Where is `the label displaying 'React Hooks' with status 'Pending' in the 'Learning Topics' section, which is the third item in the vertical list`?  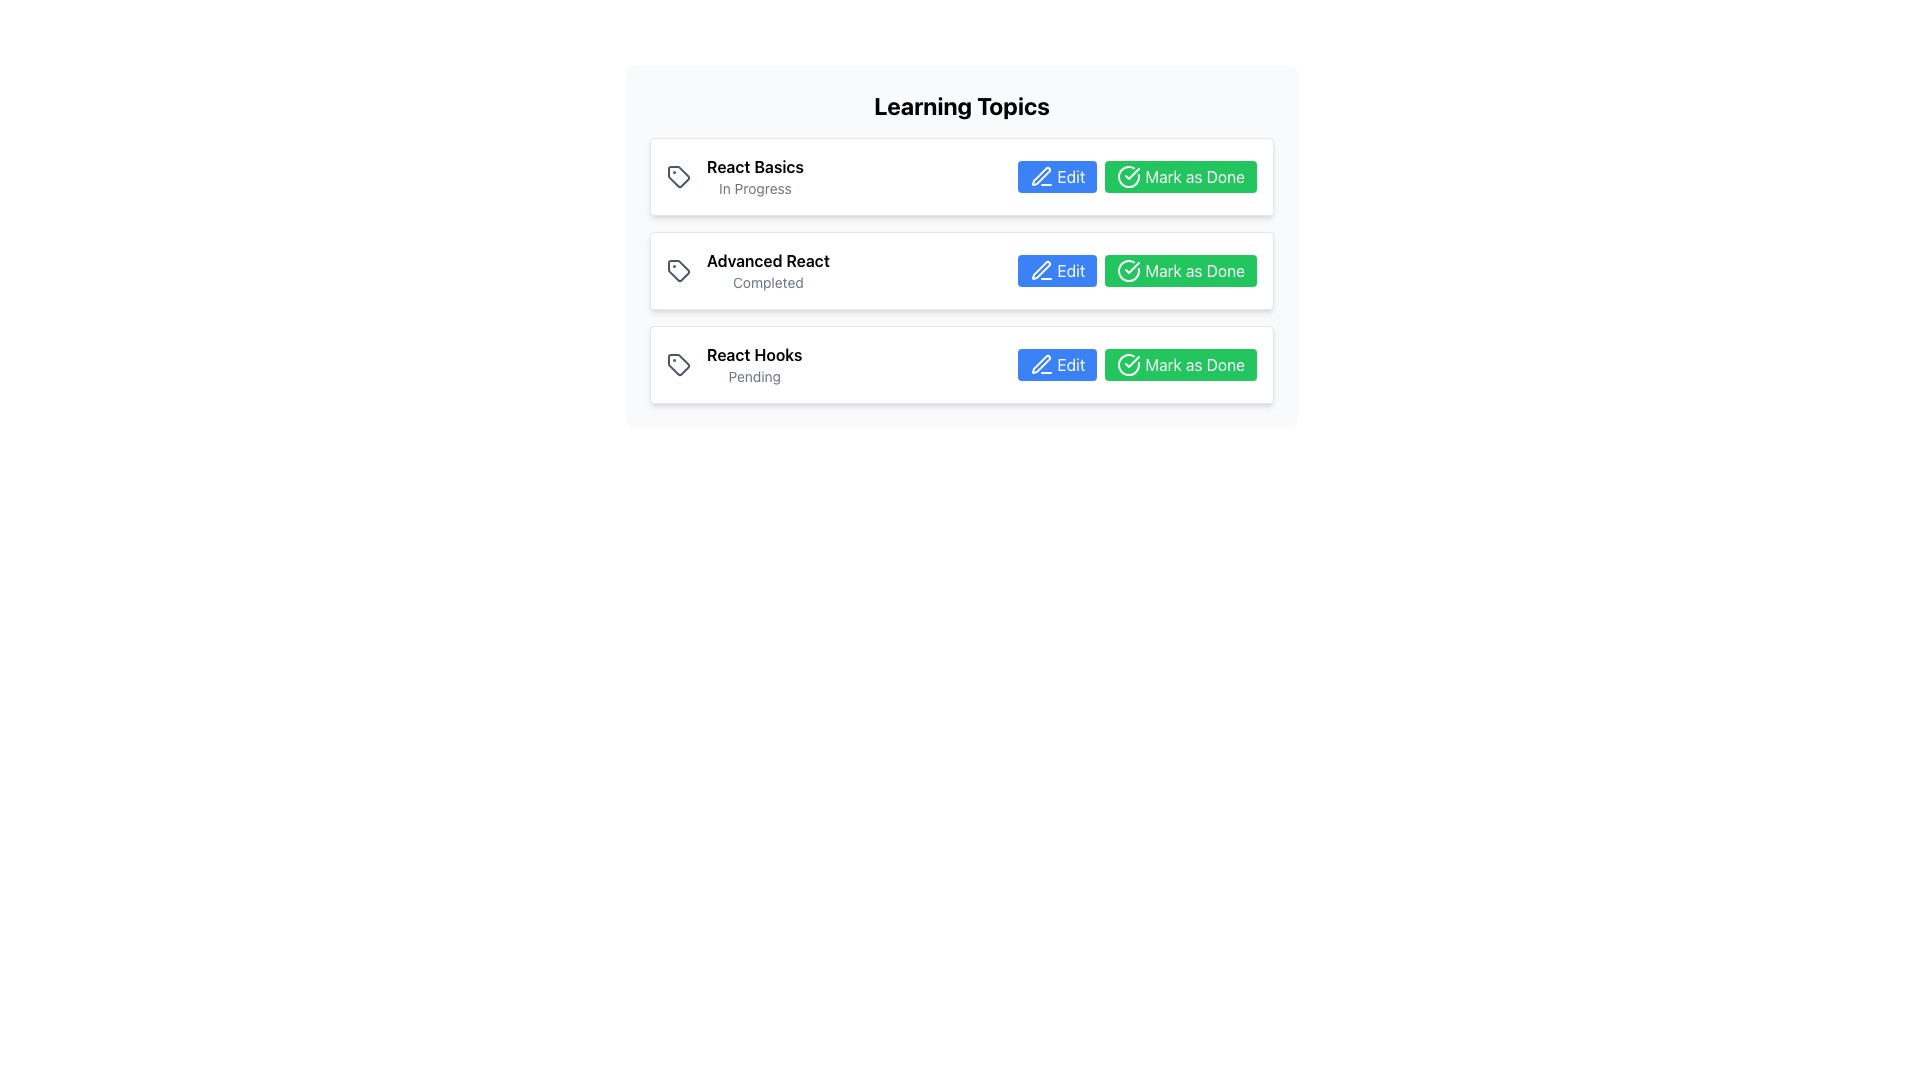 the label displaying 'React Hooks' with status 'Pending' in the 'Learning Topics' section, which is the third item in the vertical list is located at coordinates (753, 365).